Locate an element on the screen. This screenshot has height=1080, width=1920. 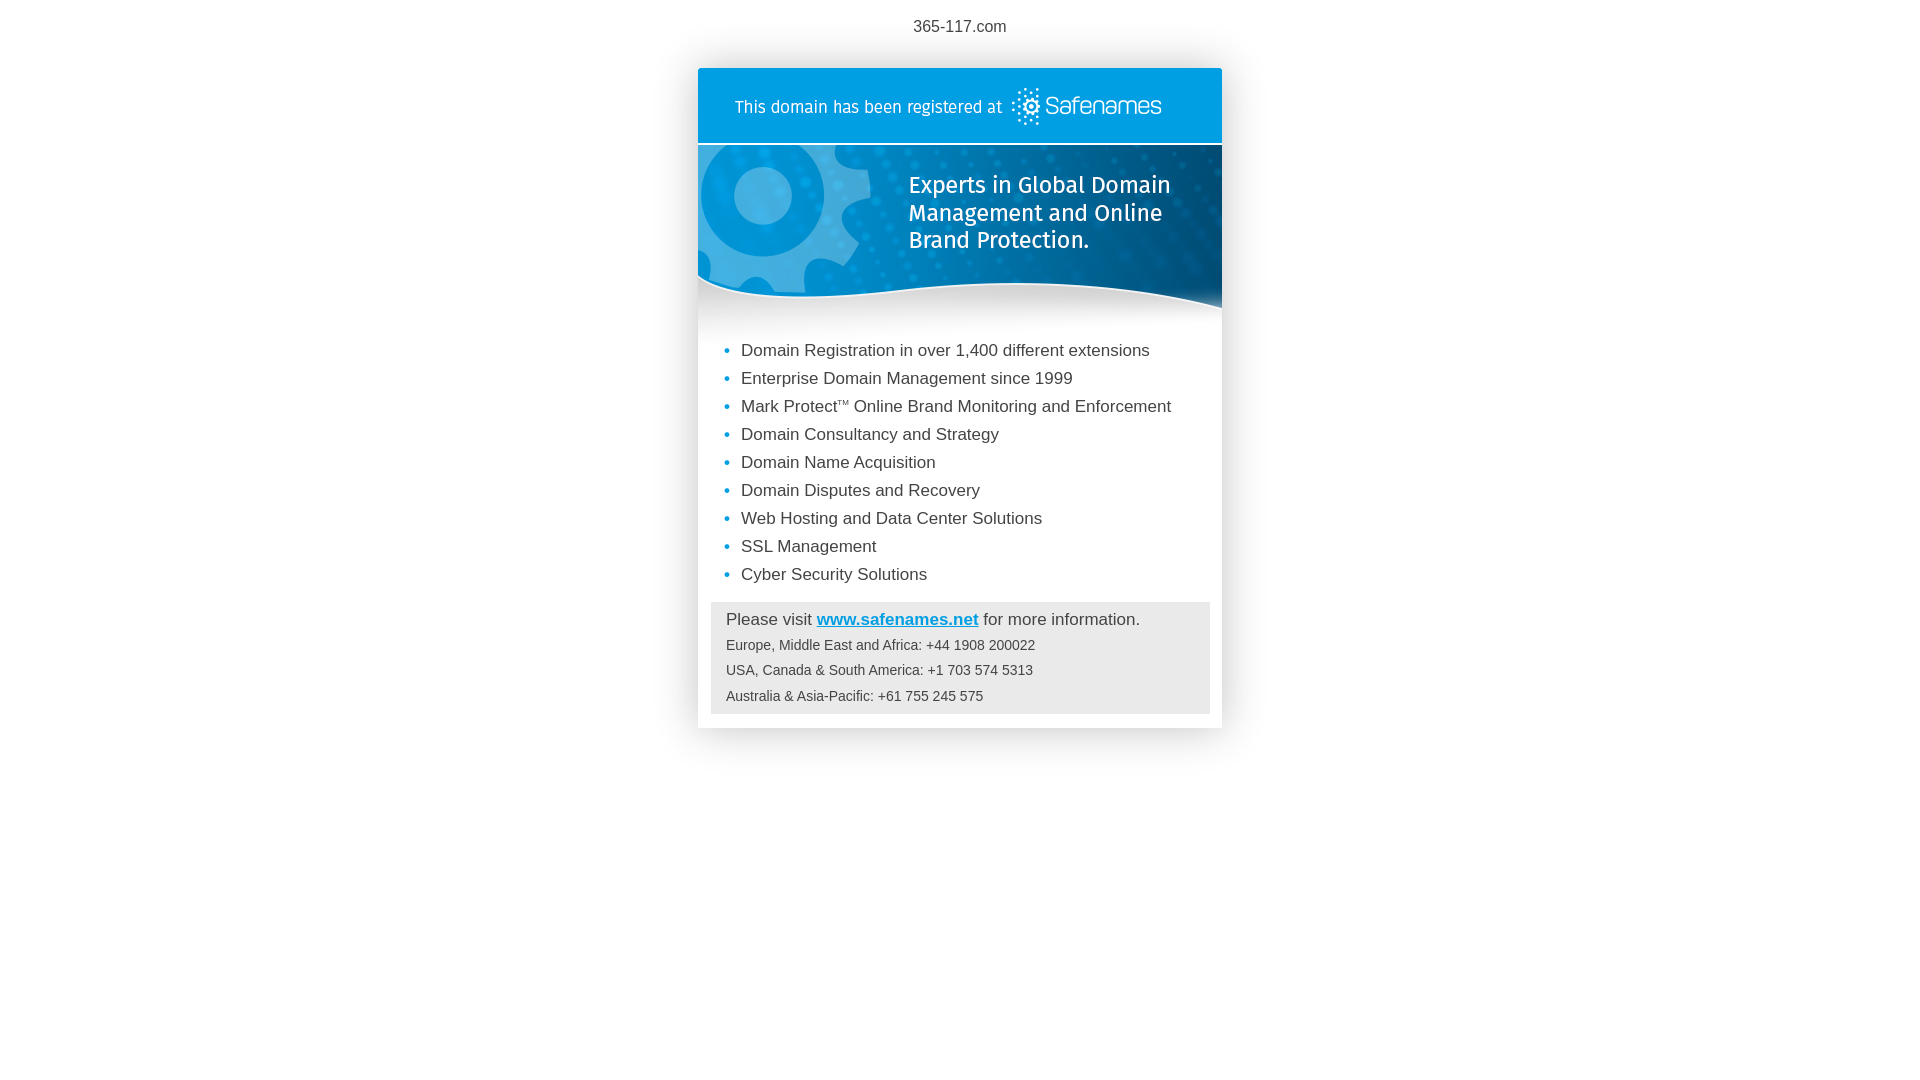
'www.safenames.net' is located at coordinates (896, 618).